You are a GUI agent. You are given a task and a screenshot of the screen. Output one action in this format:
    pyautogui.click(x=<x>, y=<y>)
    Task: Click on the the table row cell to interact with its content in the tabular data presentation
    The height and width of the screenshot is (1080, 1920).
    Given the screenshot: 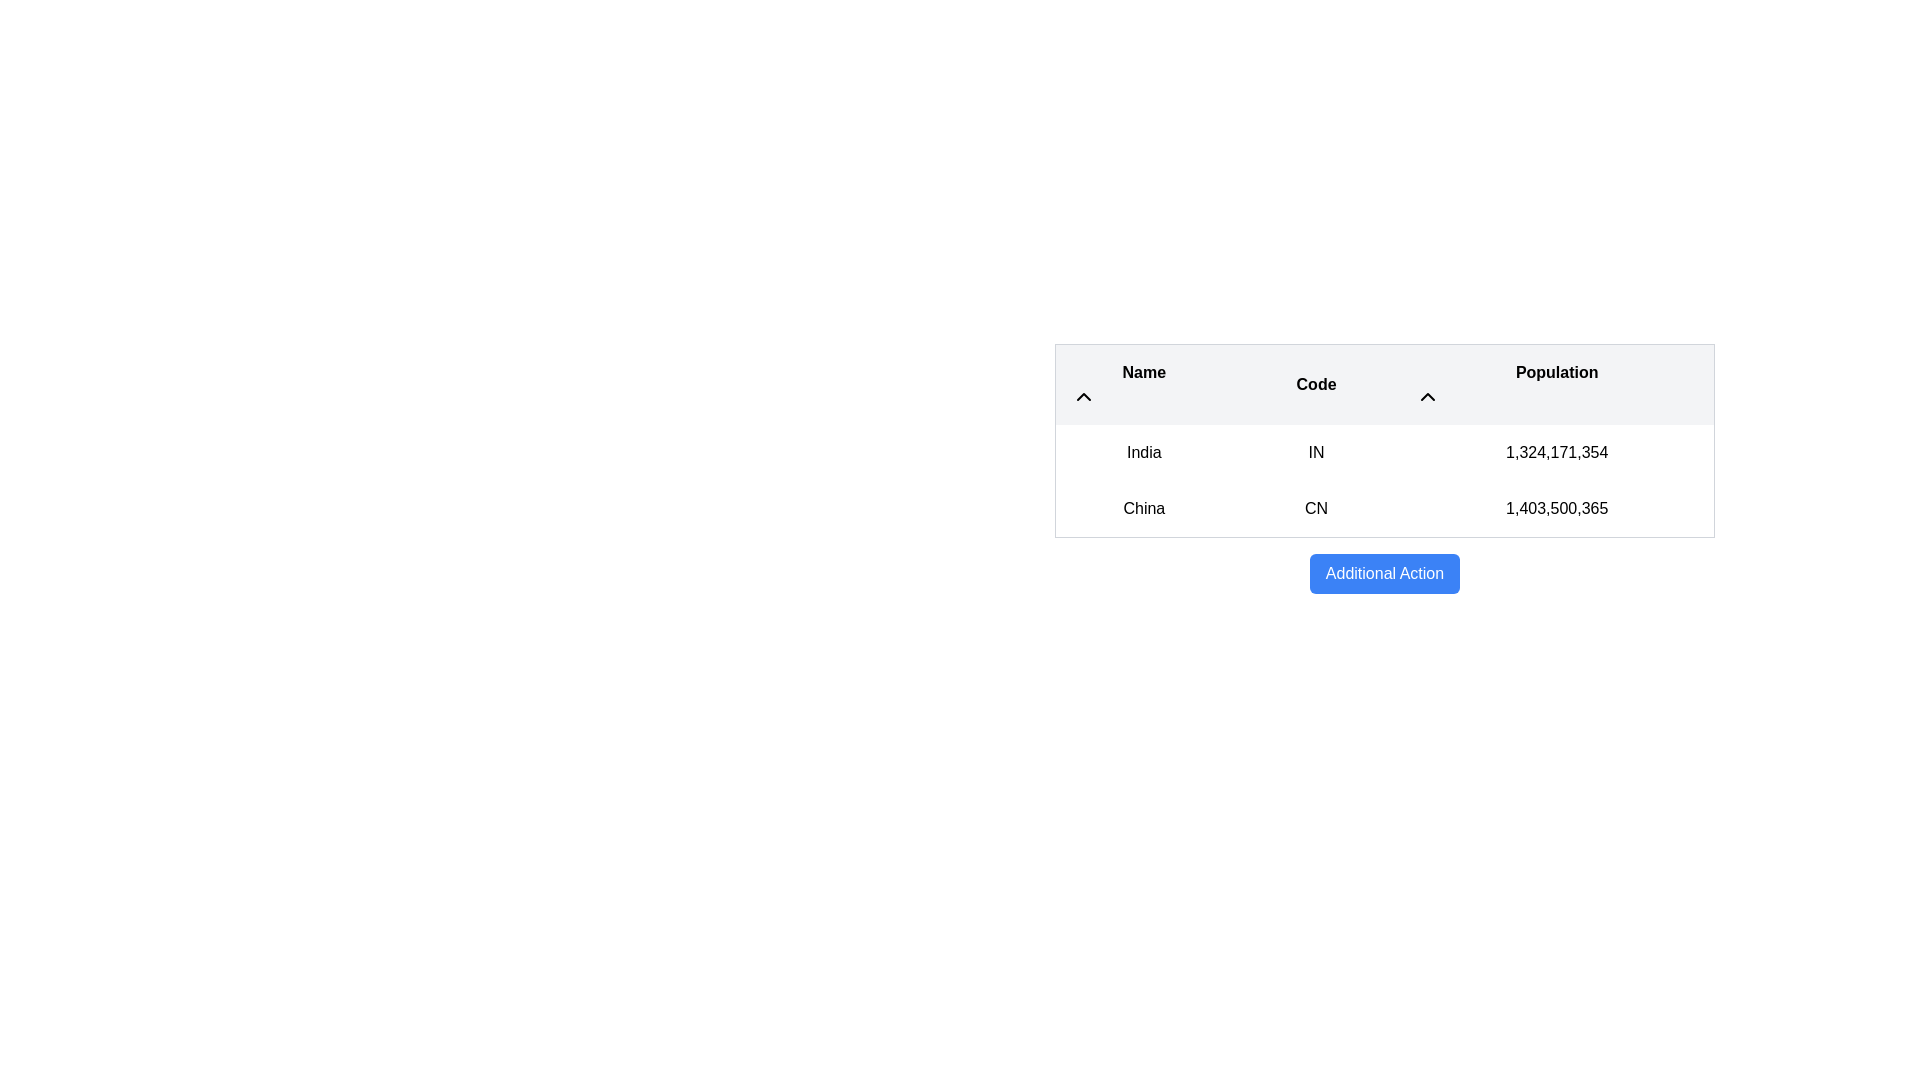 What is the action you would take?
    pyautogui.click(x=1384, y=469)
    